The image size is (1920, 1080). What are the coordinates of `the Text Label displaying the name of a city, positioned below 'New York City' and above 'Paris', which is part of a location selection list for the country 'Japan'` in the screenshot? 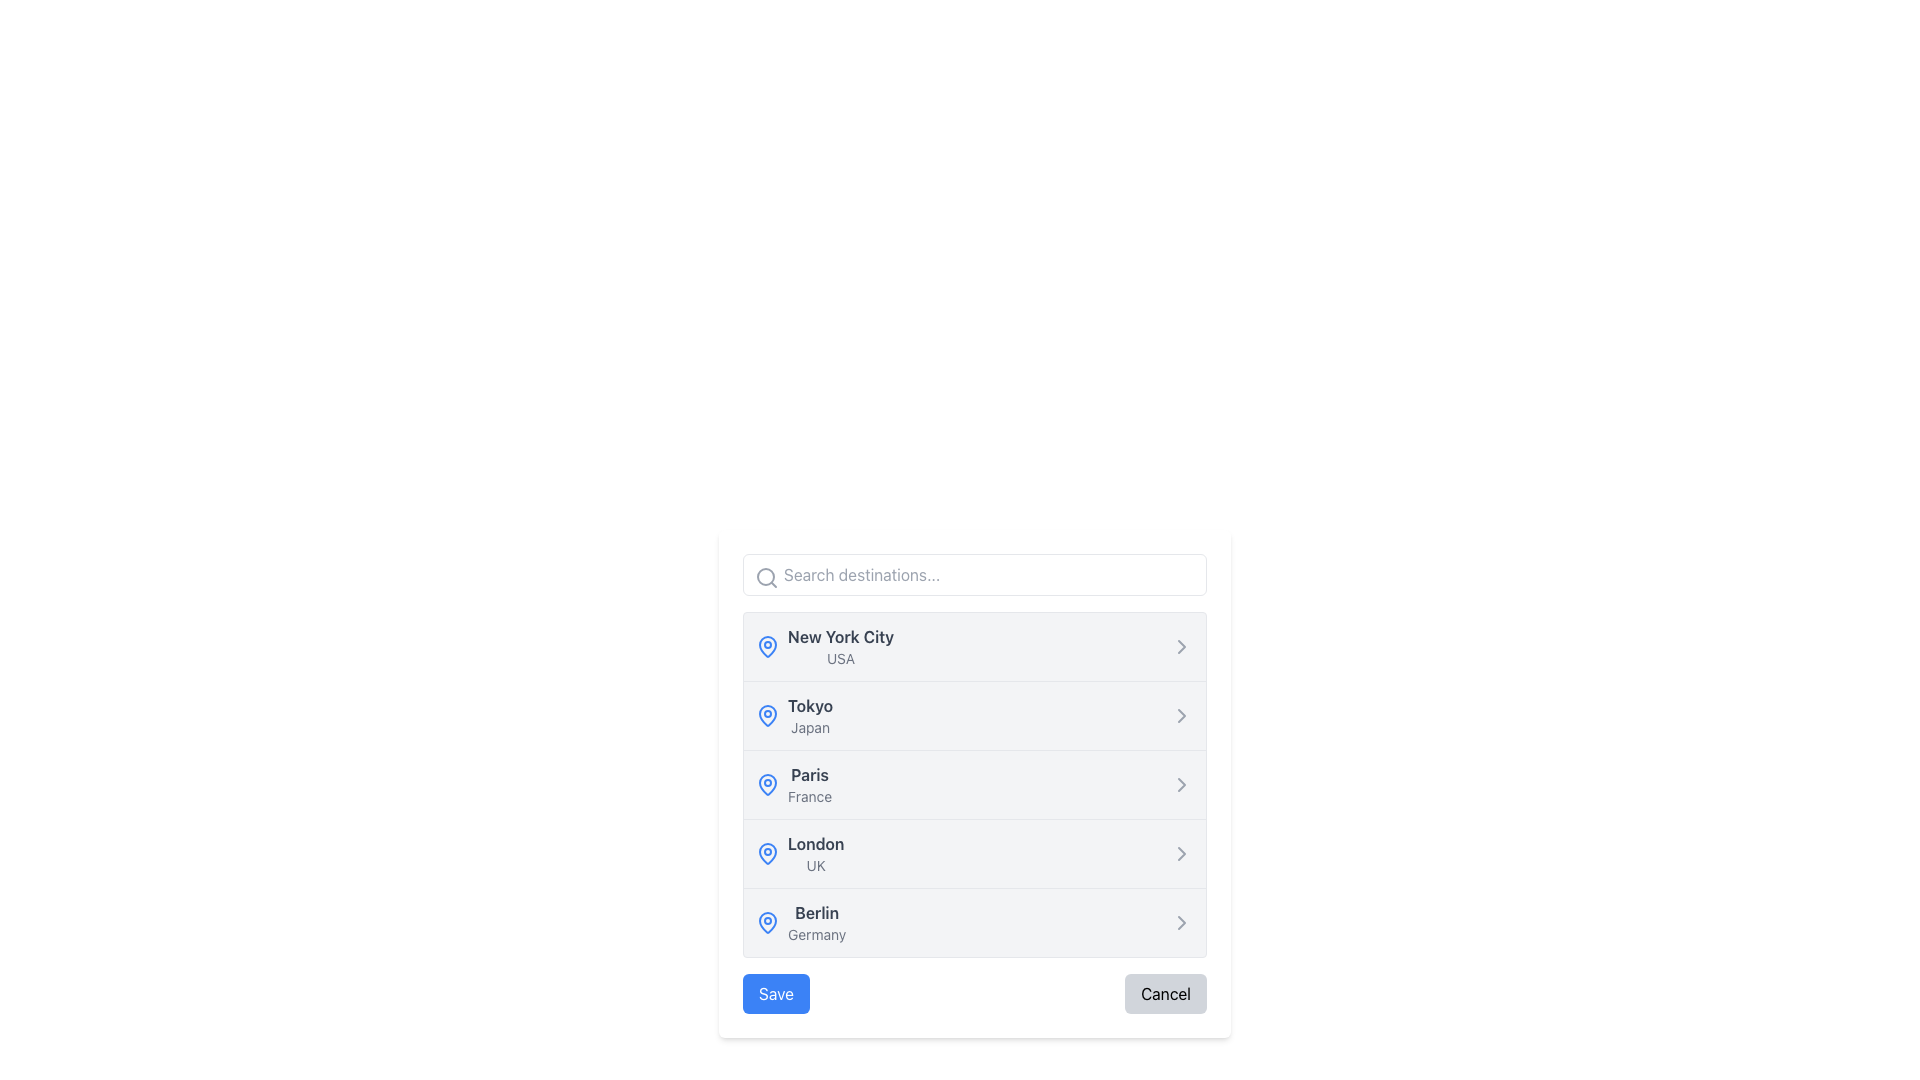 It's located at (810, 704).